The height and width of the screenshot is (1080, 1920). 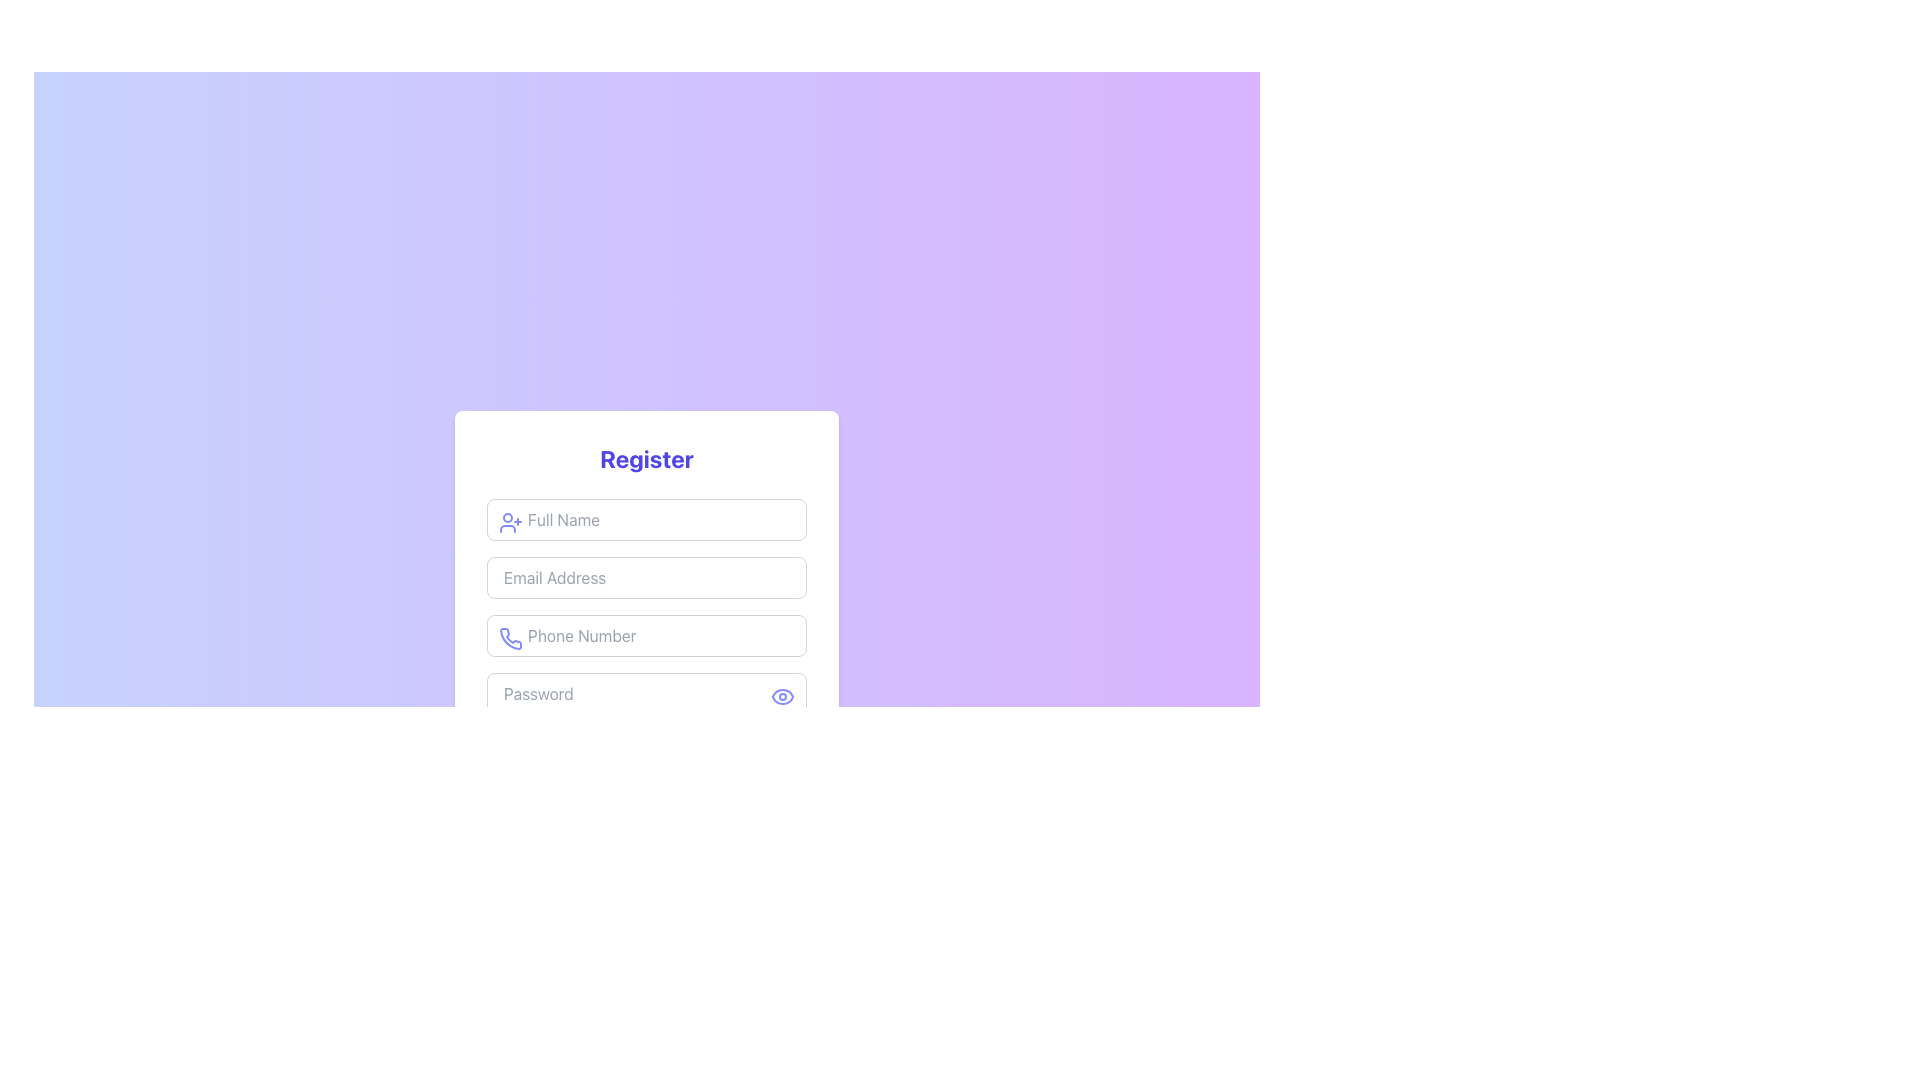 I want to click on the user icon with an addition symbol, styled with a purple tint, located at the top-left corner of the 'Full Name' text input field in the registration form, so click(x=510, y=522).